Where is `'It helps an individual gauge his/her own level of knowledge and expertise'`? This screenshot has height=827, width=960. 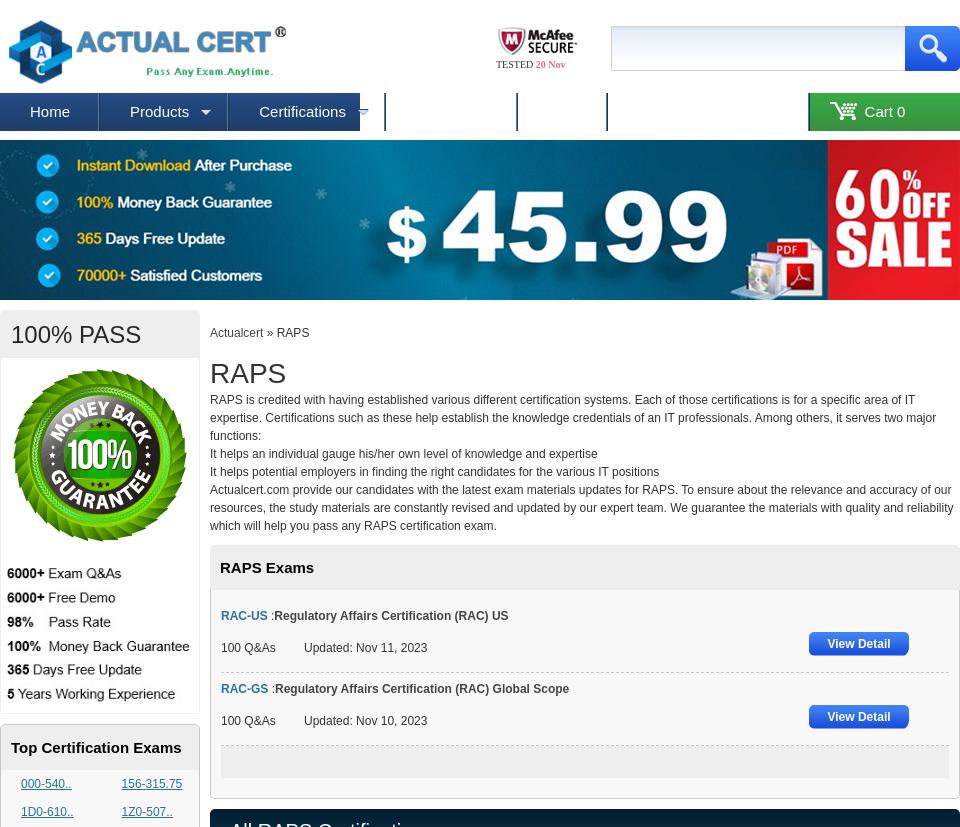 'It helps an individual gauge his/her own level of knowledge and expertise' is located at coordinates (402, 454).